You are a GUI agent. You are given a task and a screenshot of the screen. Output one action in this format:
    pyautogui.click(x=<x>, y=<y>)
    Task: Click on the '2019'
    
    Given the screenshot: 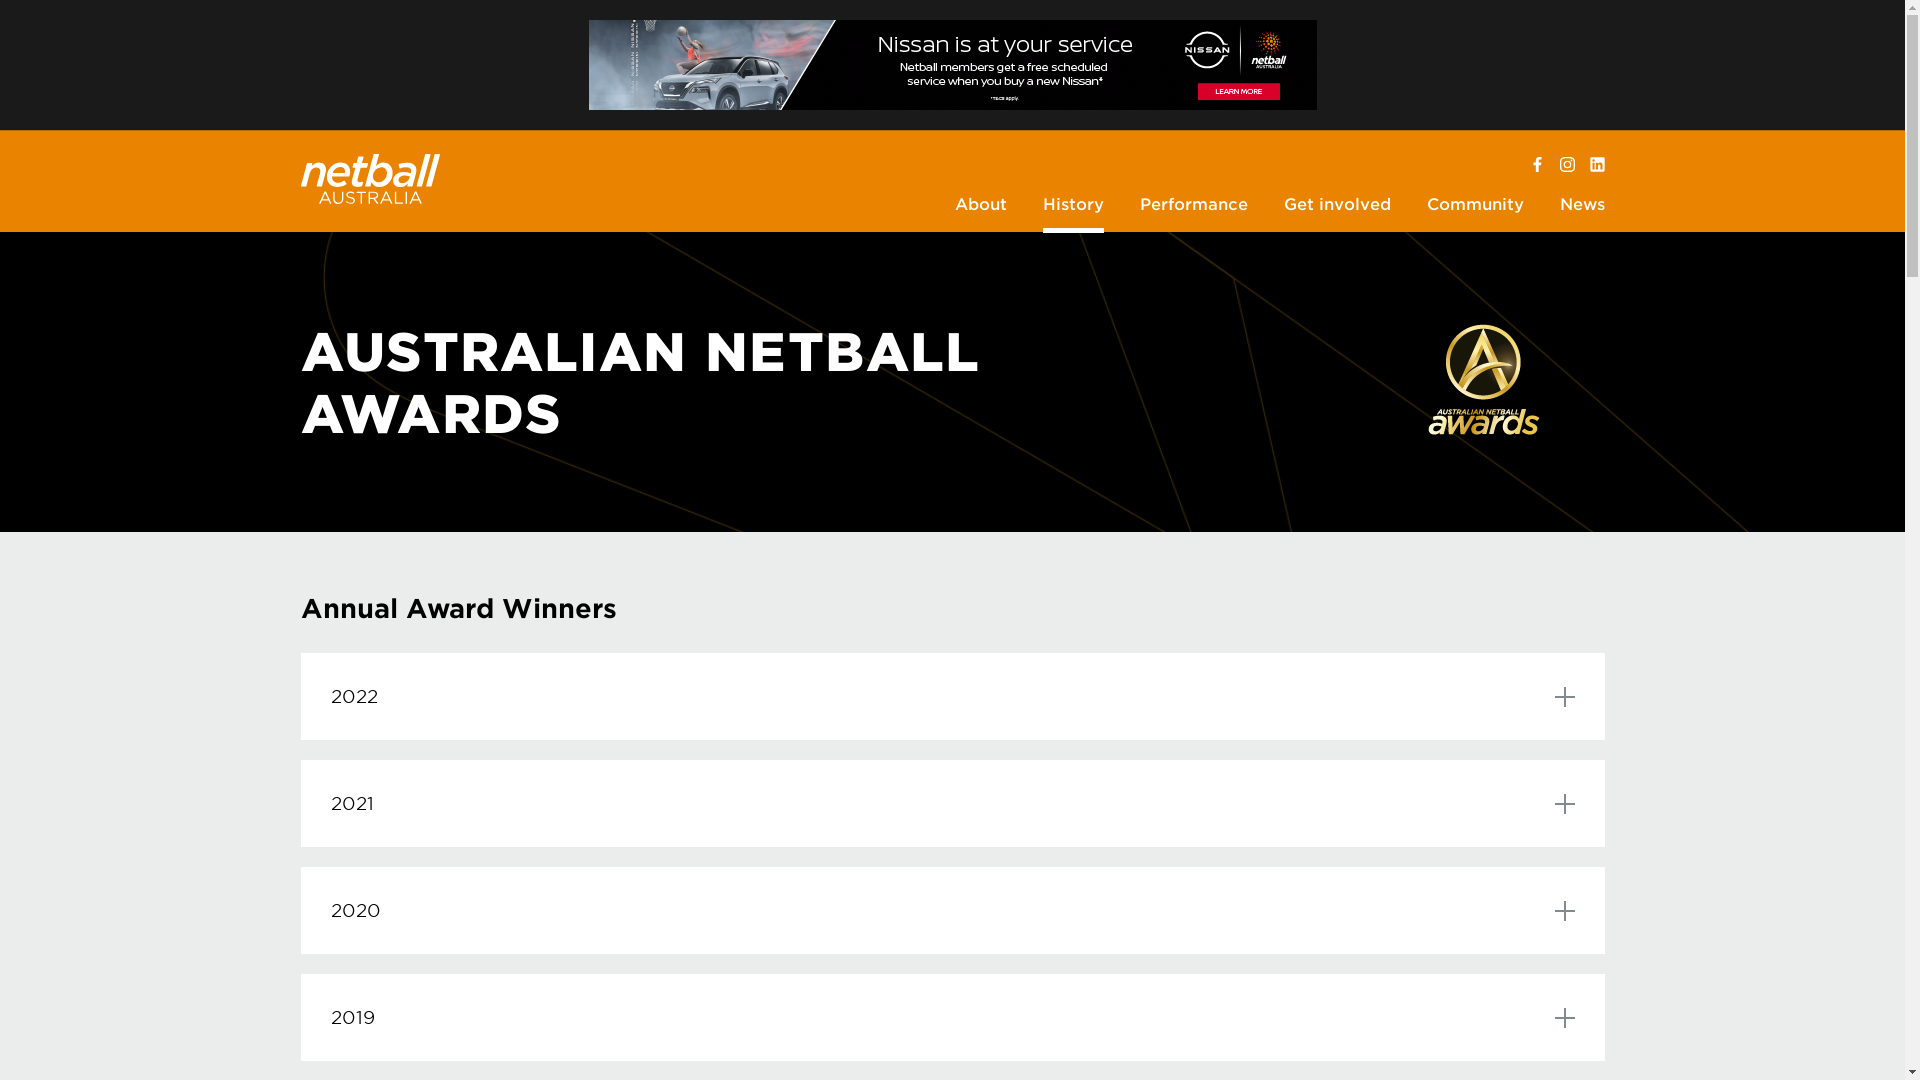 What is the action you would take?
    pyautogui.click(x=950, y=1017)
    